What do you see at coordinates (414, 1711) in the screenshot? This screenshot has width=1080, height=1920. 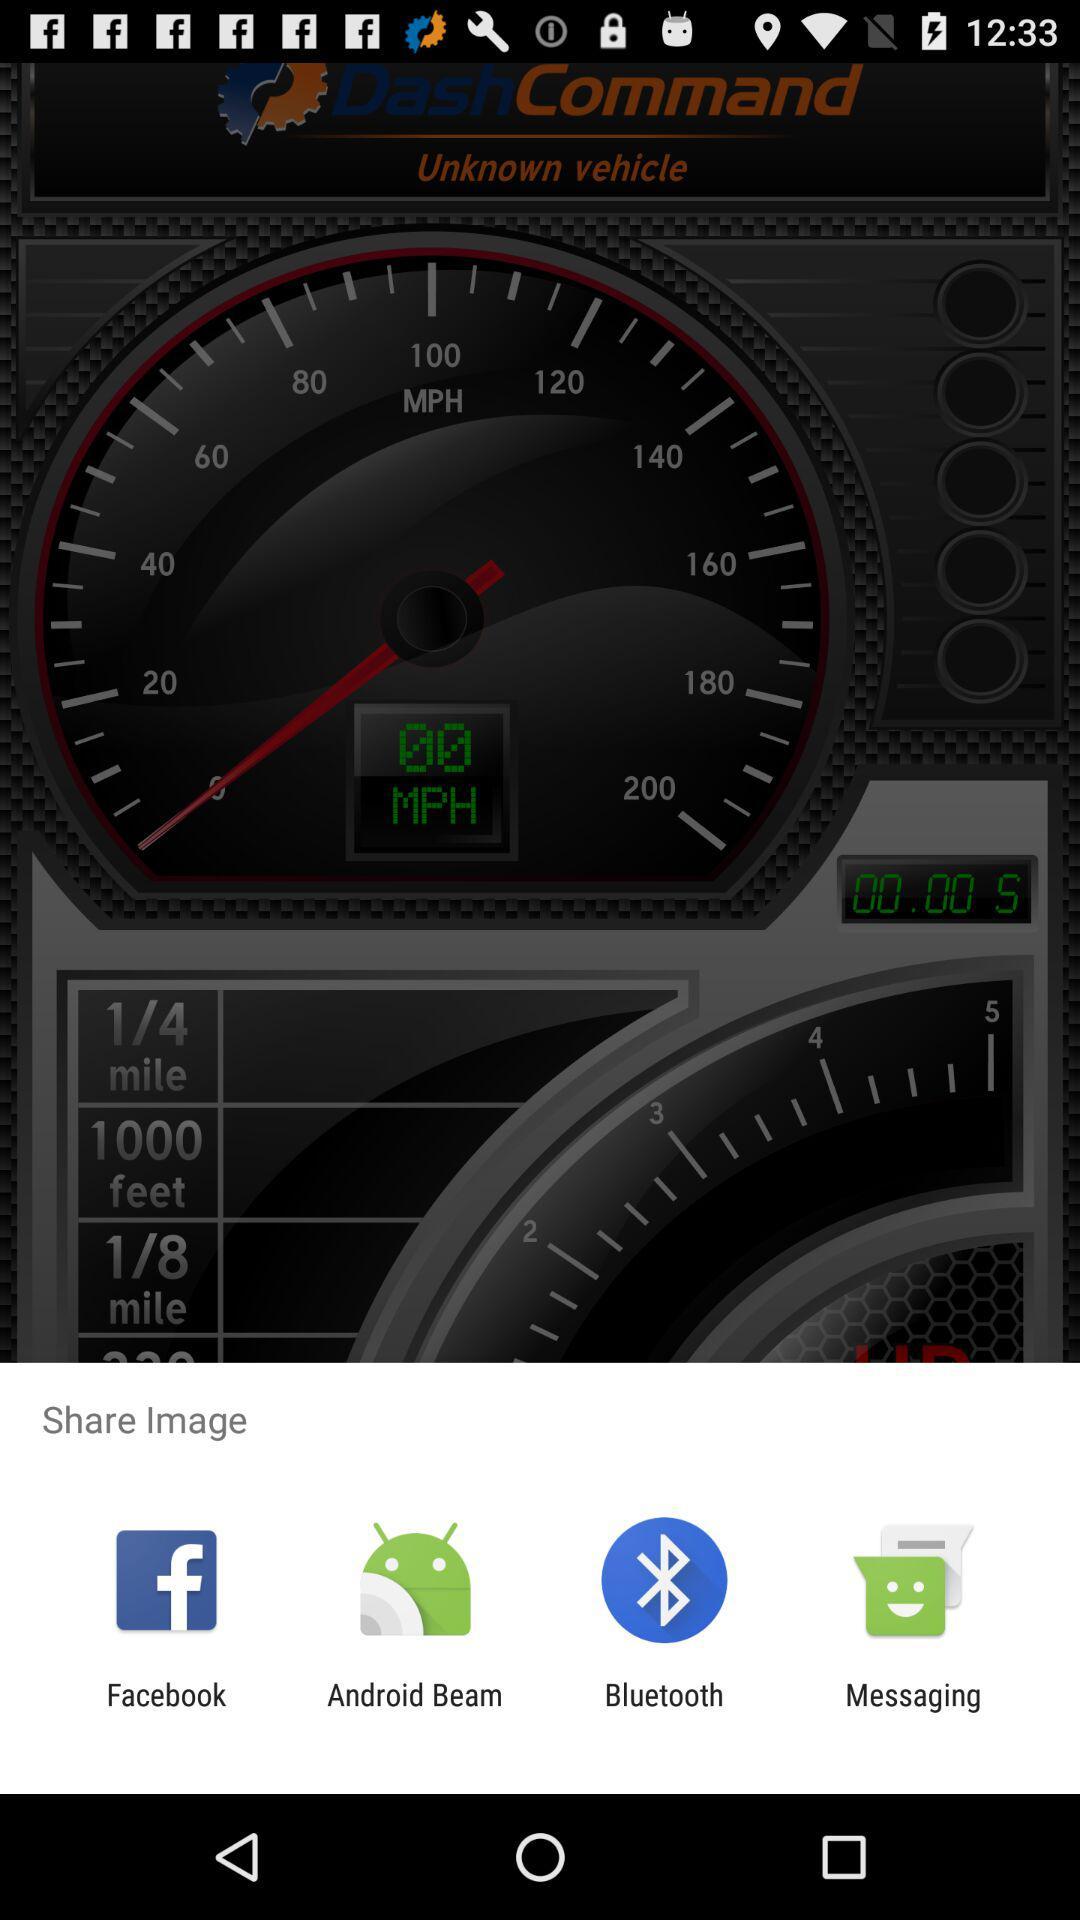 I see `icon to the right of facebook app` at bounding box center [414, 1711].